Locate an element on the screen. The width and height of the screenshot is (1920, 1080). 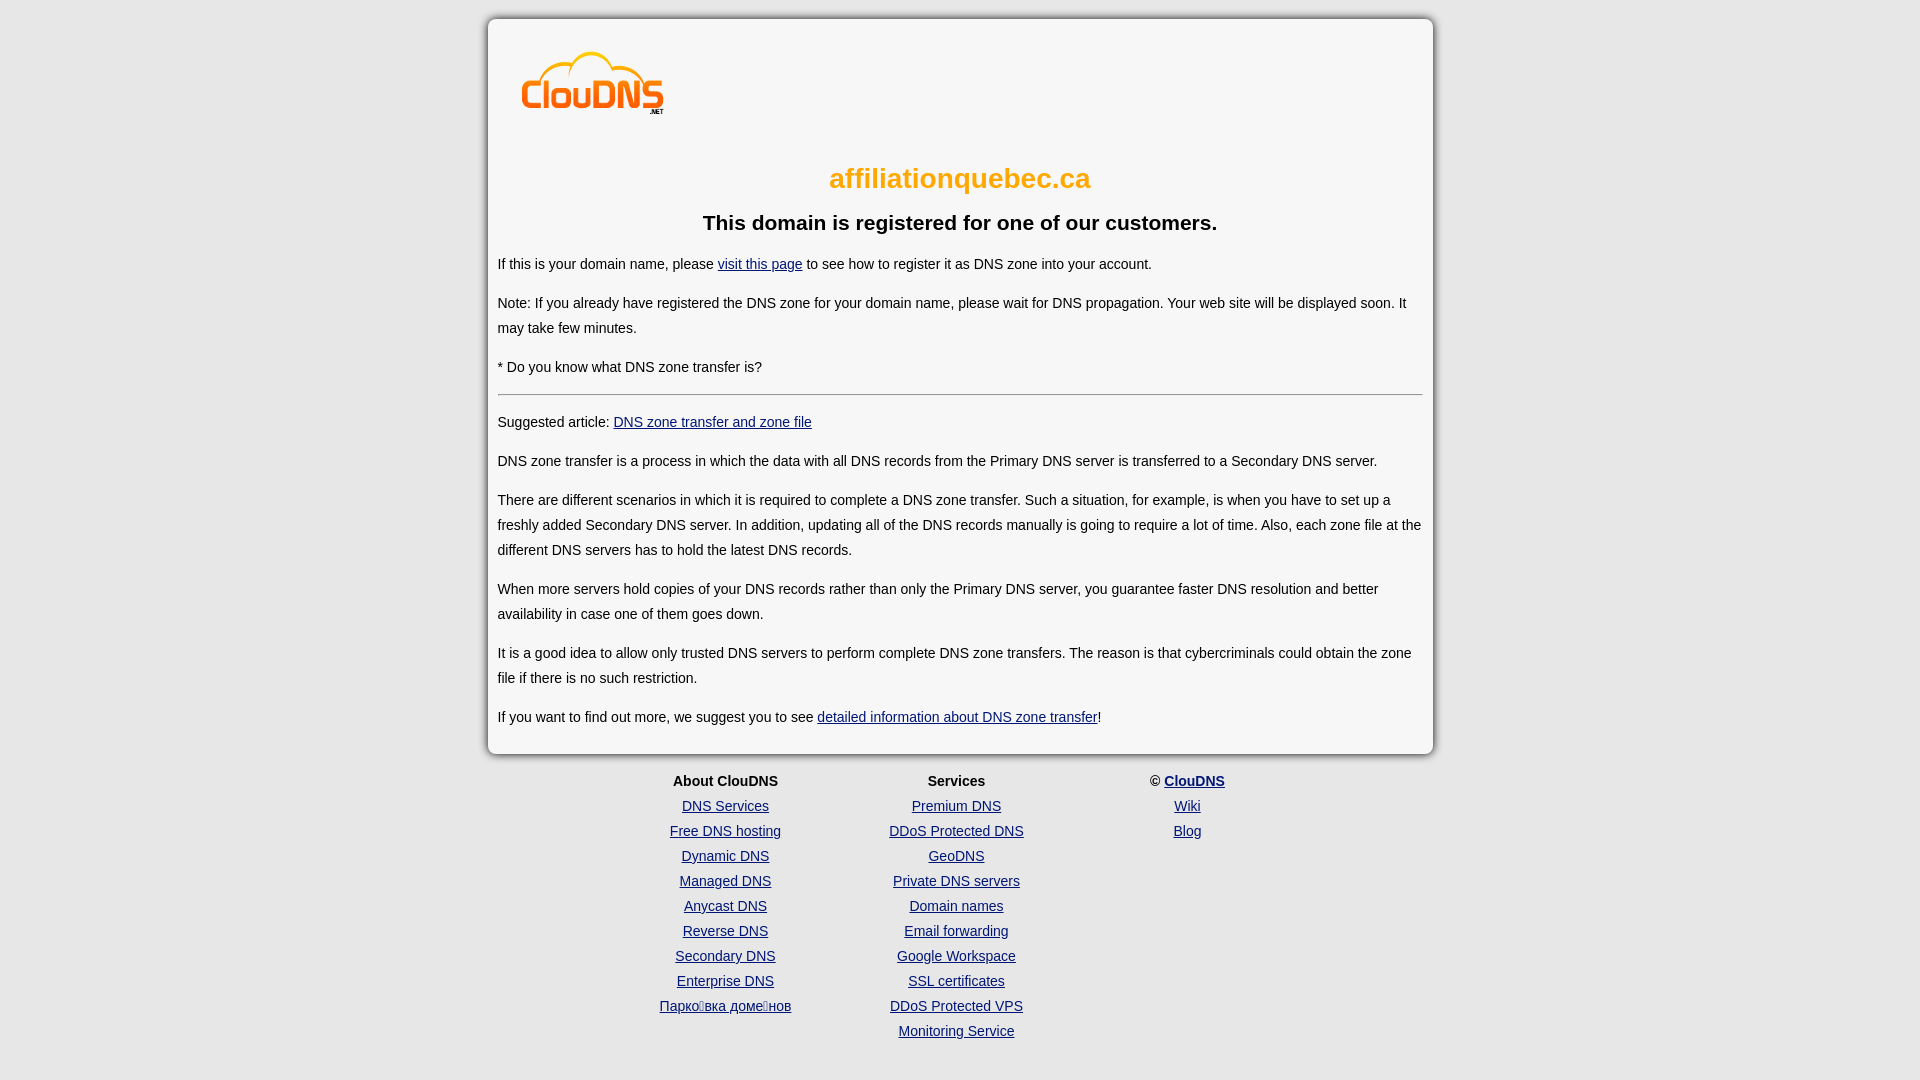
'Google Workspace' is located at coordinates (955, 955).